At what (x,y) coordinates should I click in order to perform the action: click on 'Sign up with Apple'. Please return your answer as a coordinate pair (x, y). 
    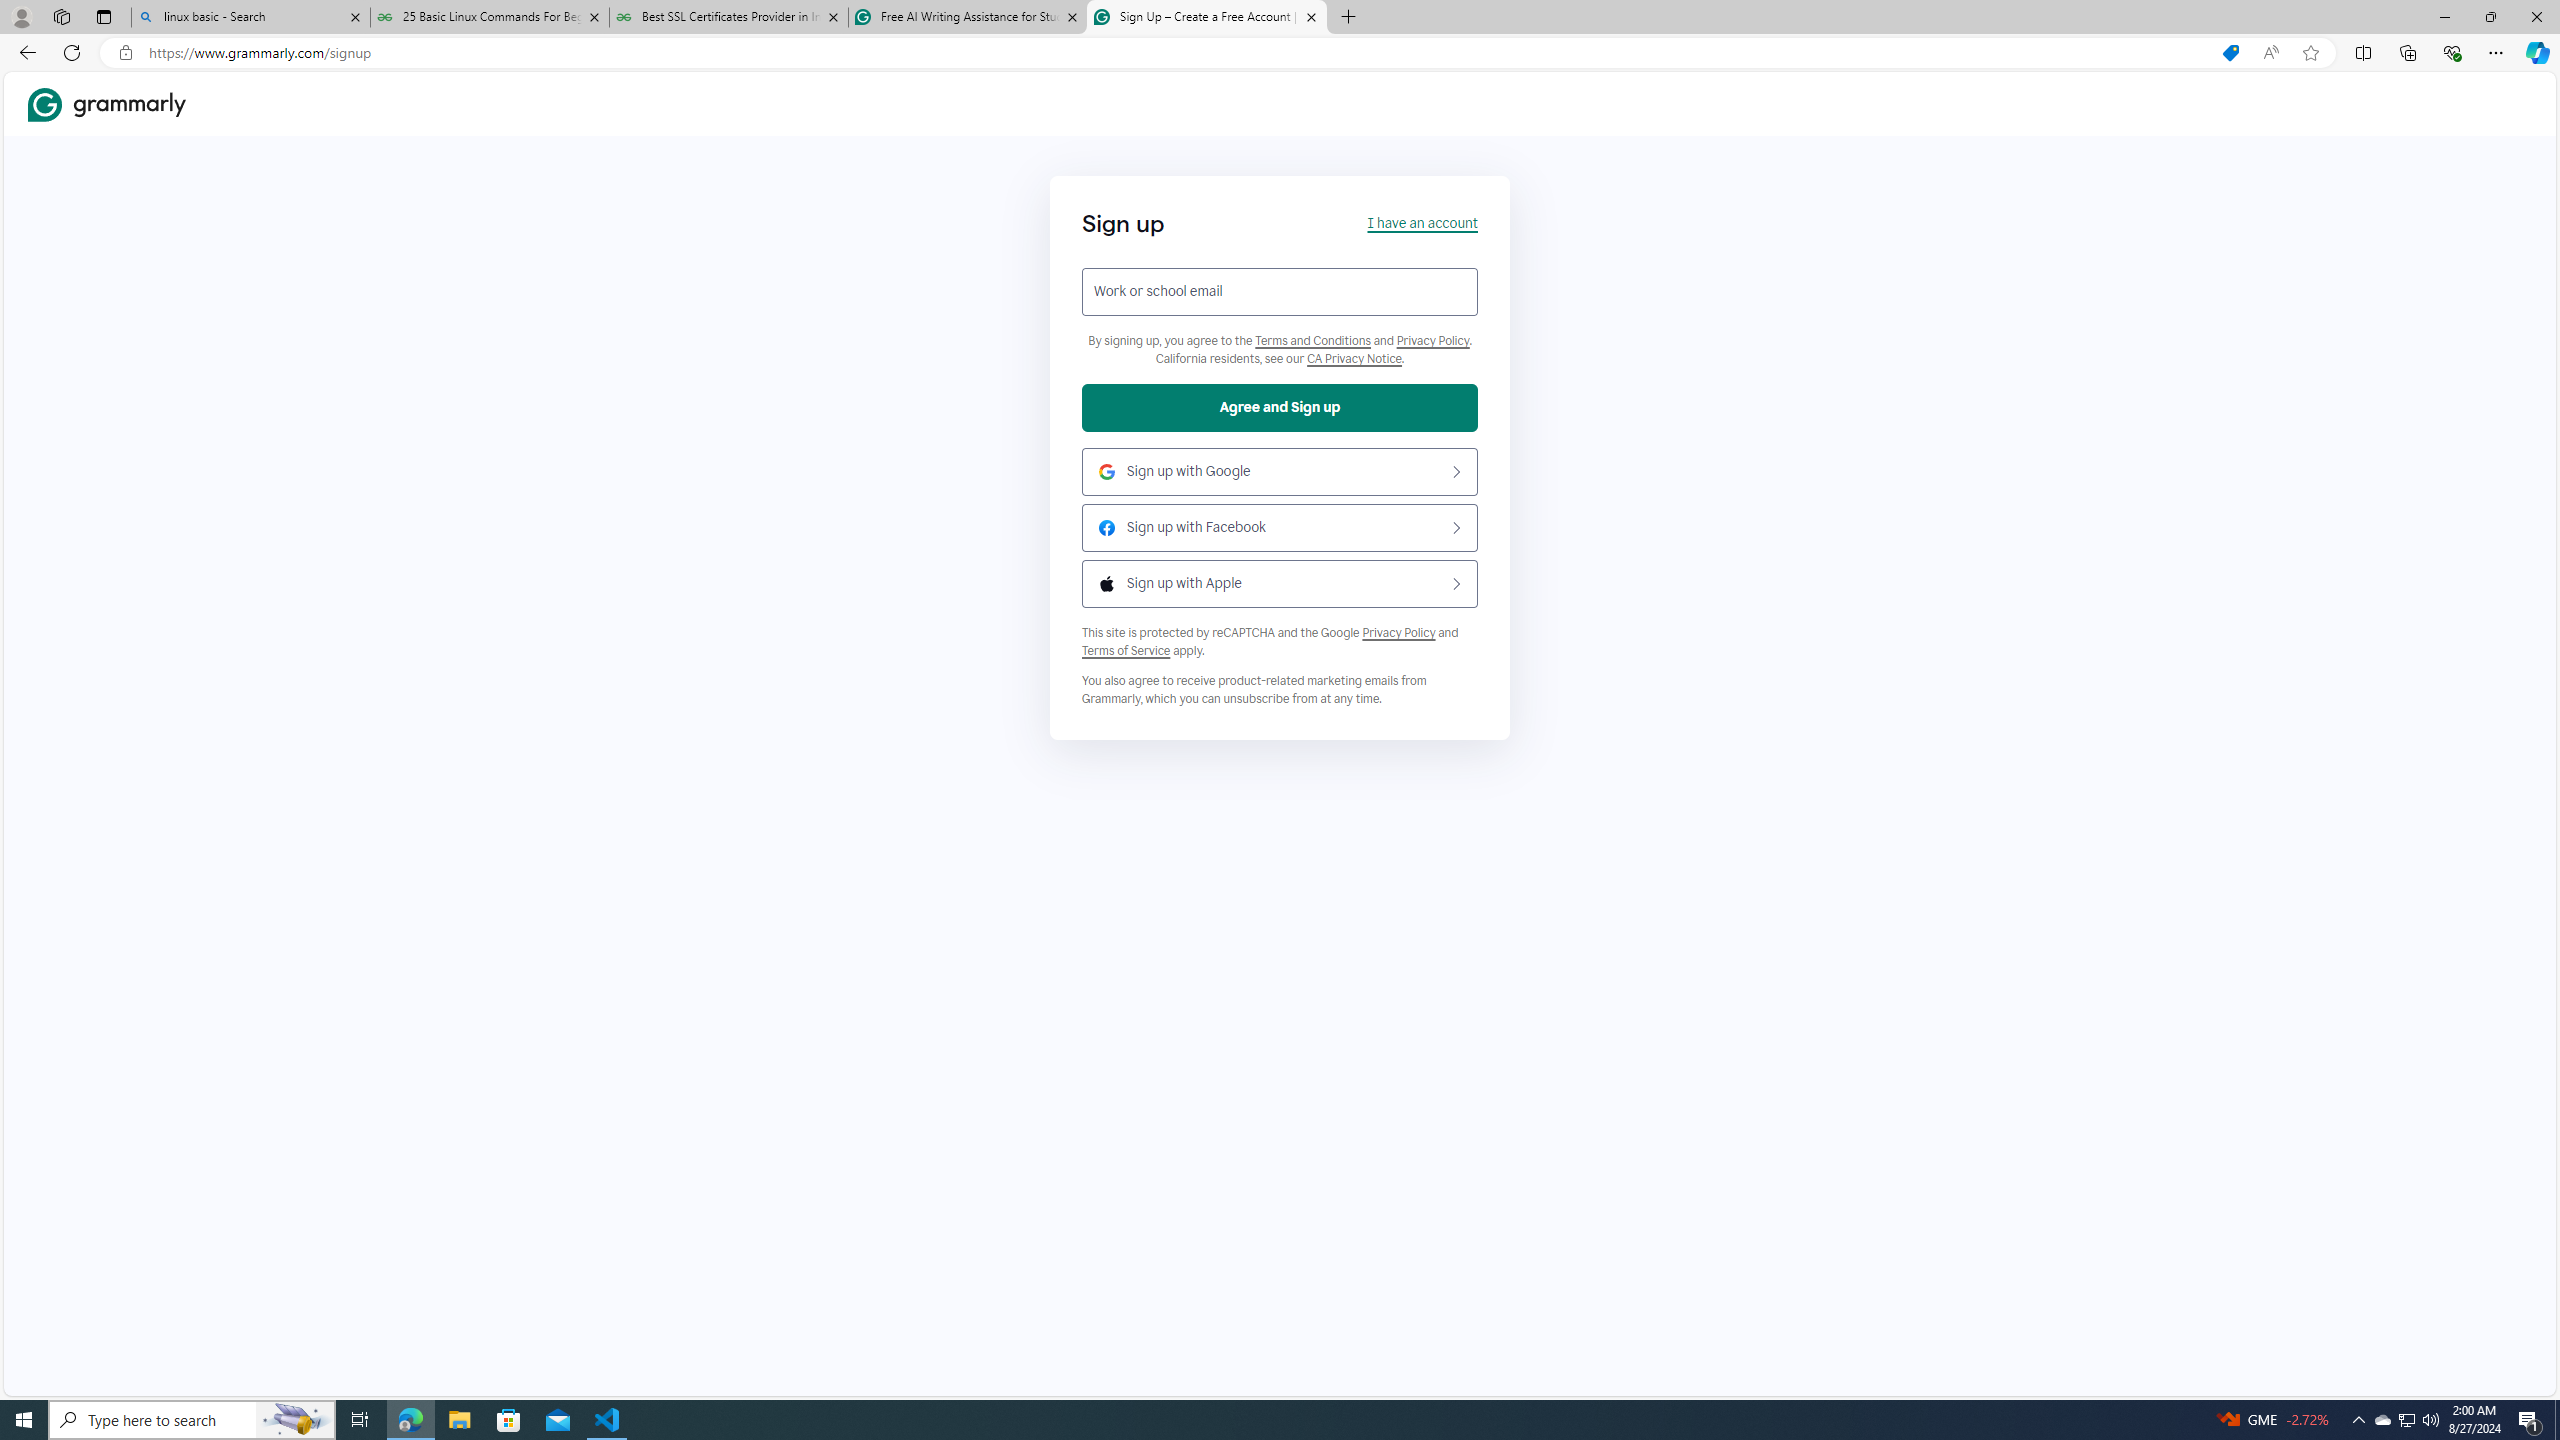
    Looking at the image, I should click on (1280, 582).